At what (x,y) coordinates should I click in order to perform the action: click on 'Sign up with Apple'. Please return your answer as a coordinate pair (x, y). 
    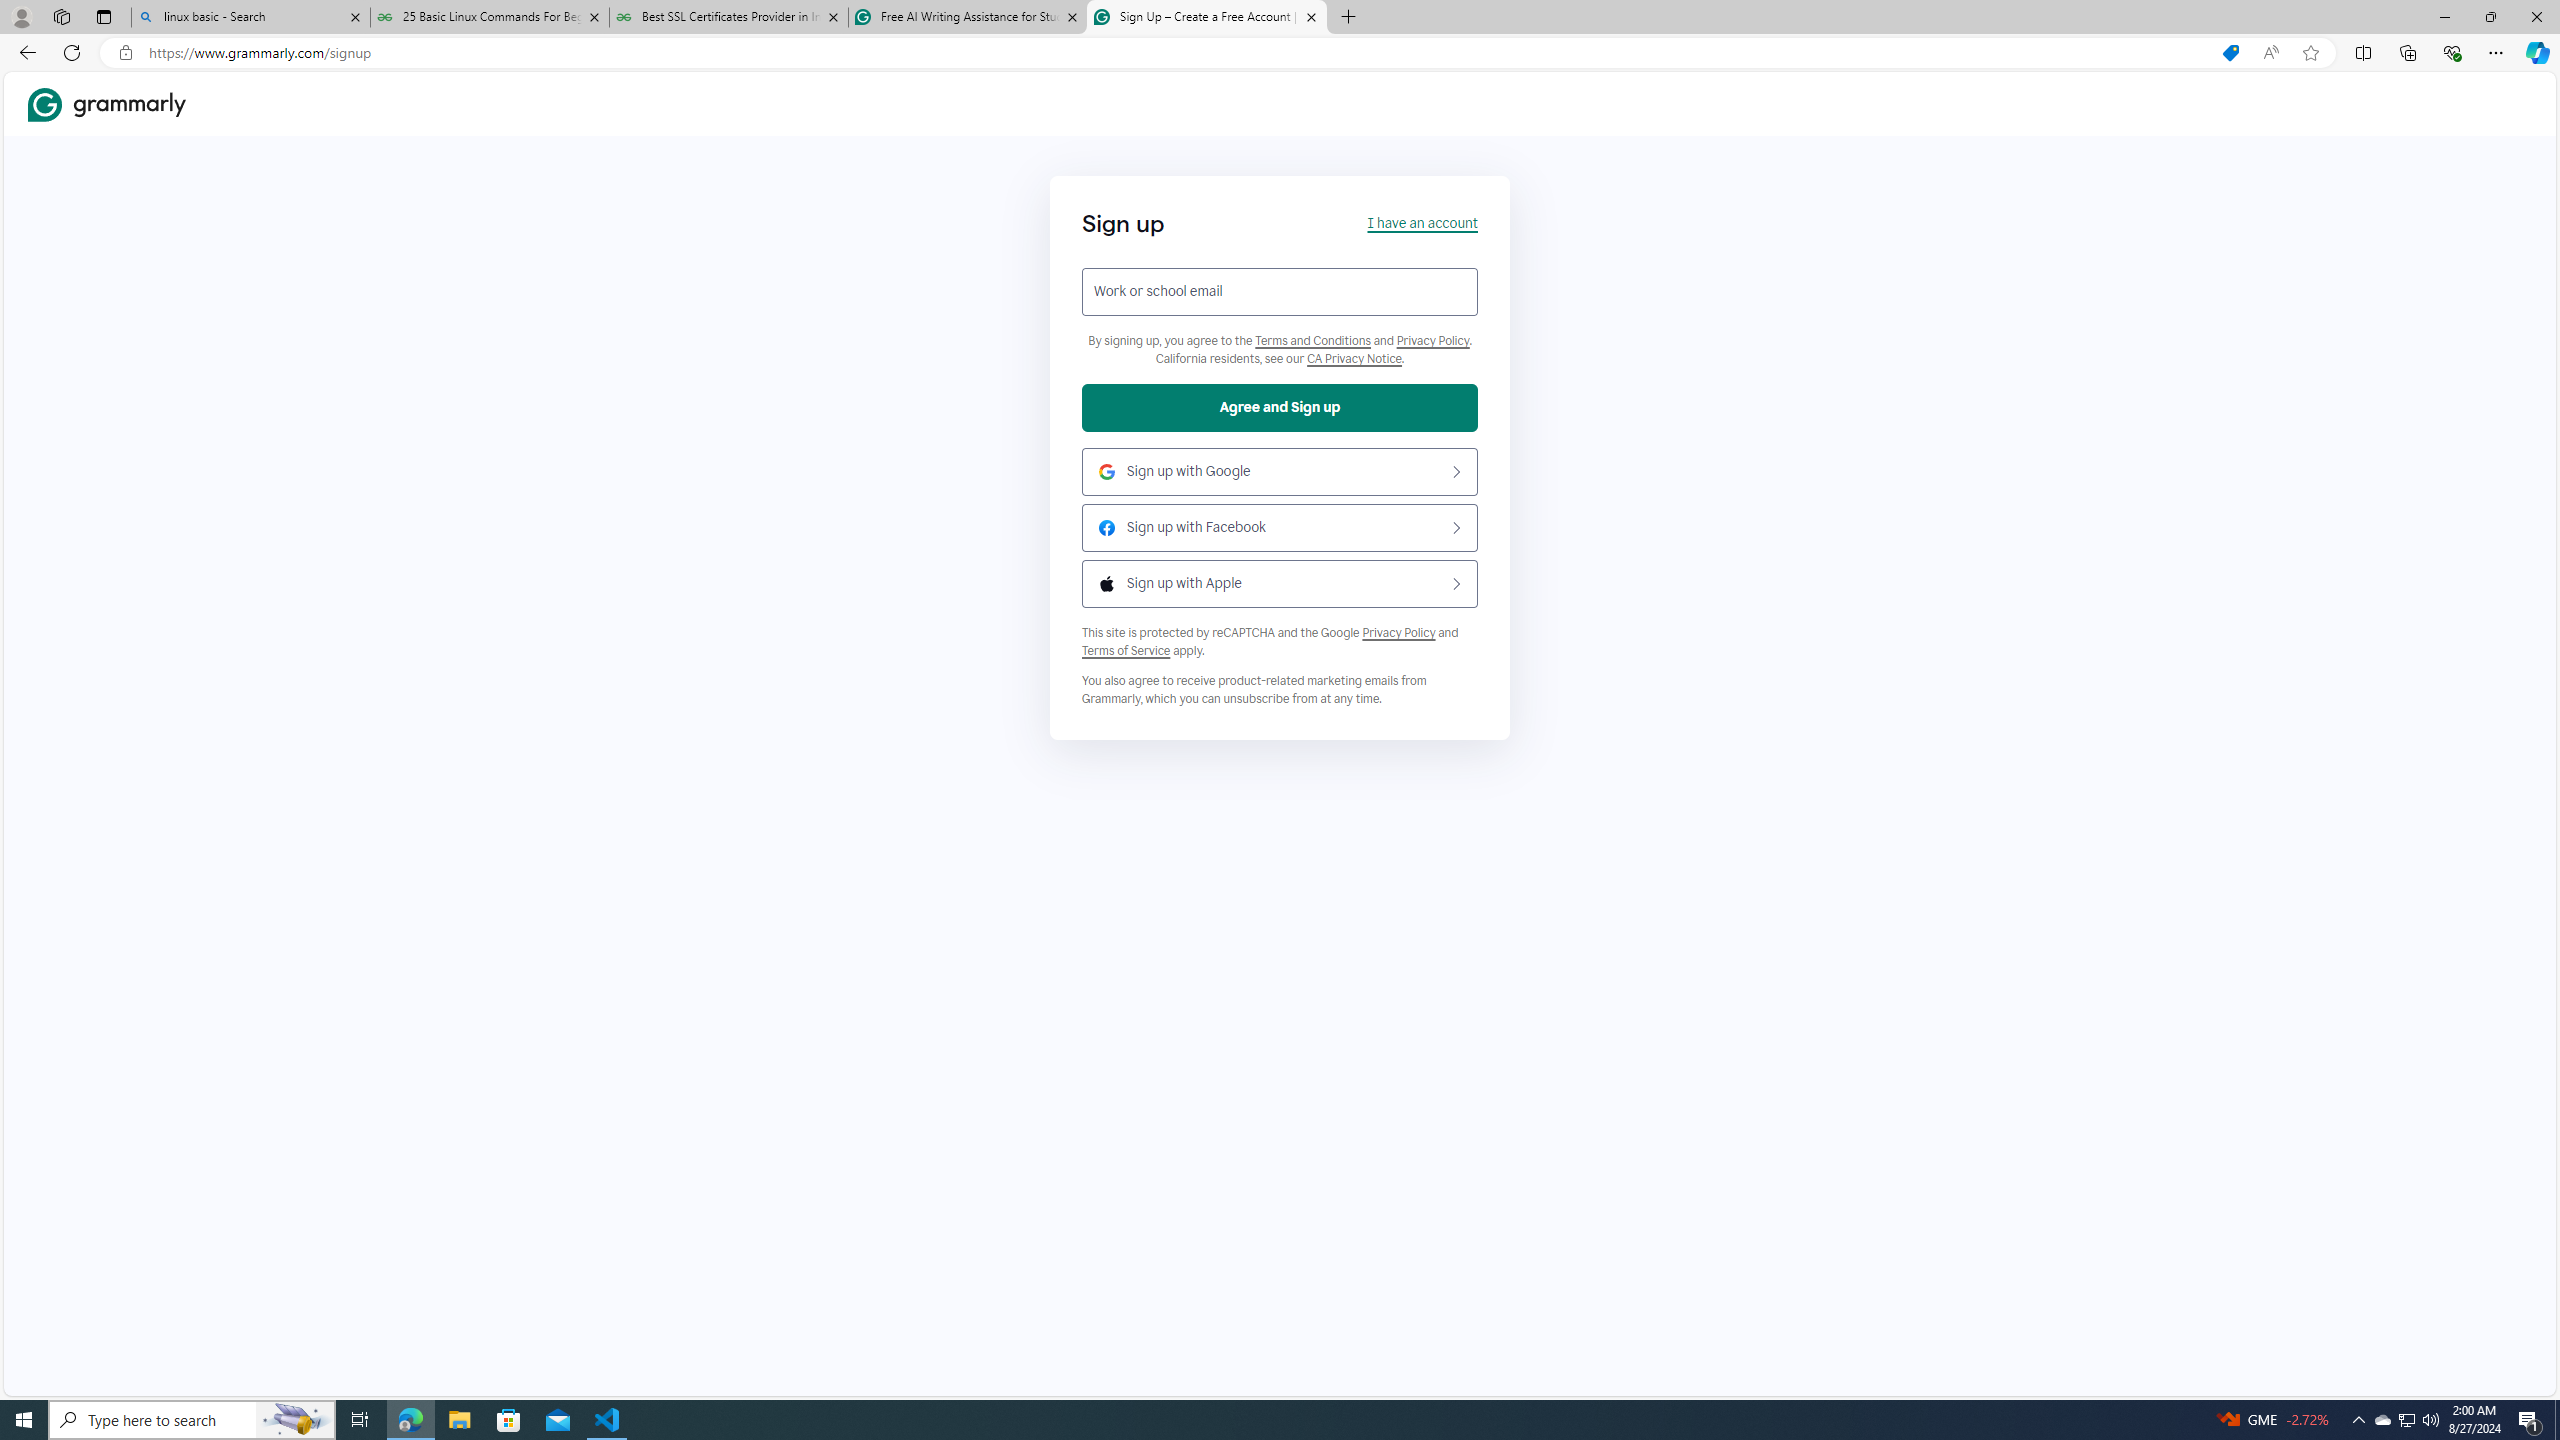
    Looking at the image, I should click on (1280, 582).